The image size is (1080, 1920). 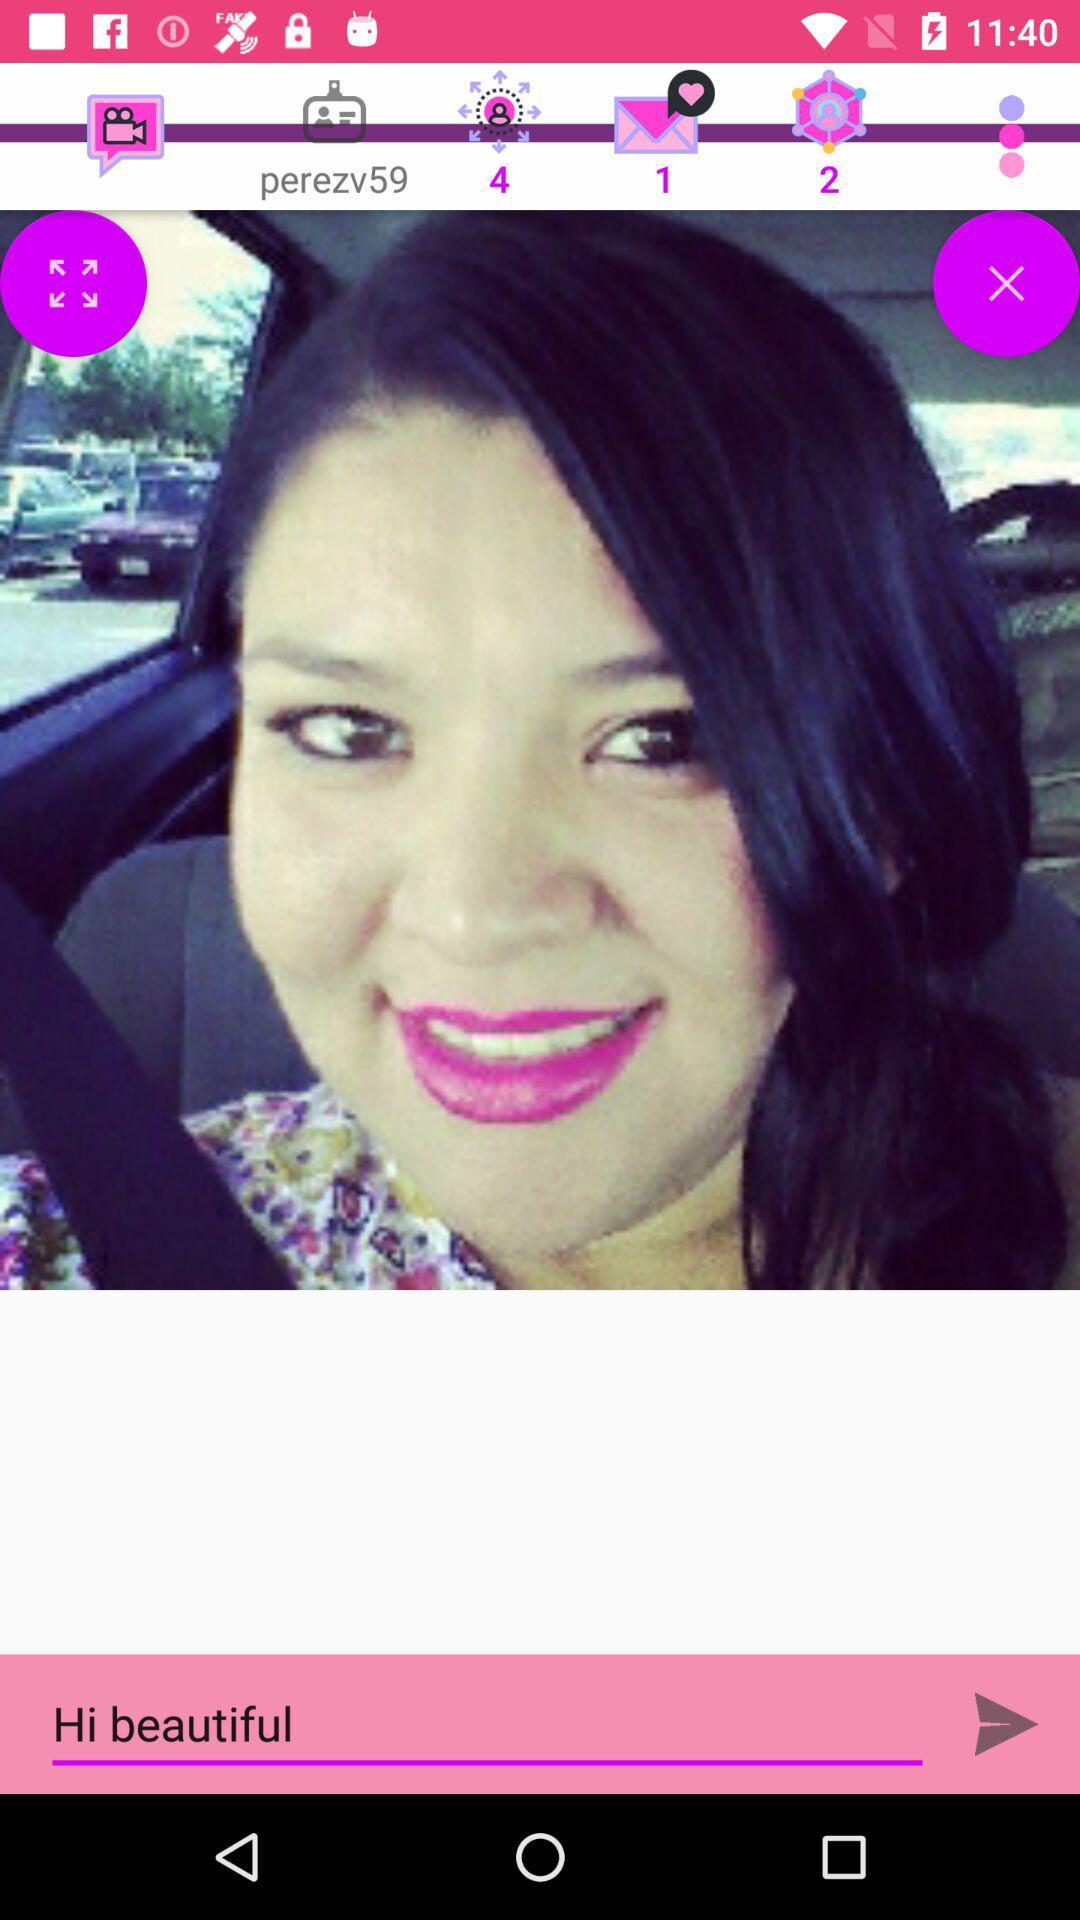 What do you see at coordinates (72, 282) in the screenshot?
I see `full screen` at bounding box center [72, 282].